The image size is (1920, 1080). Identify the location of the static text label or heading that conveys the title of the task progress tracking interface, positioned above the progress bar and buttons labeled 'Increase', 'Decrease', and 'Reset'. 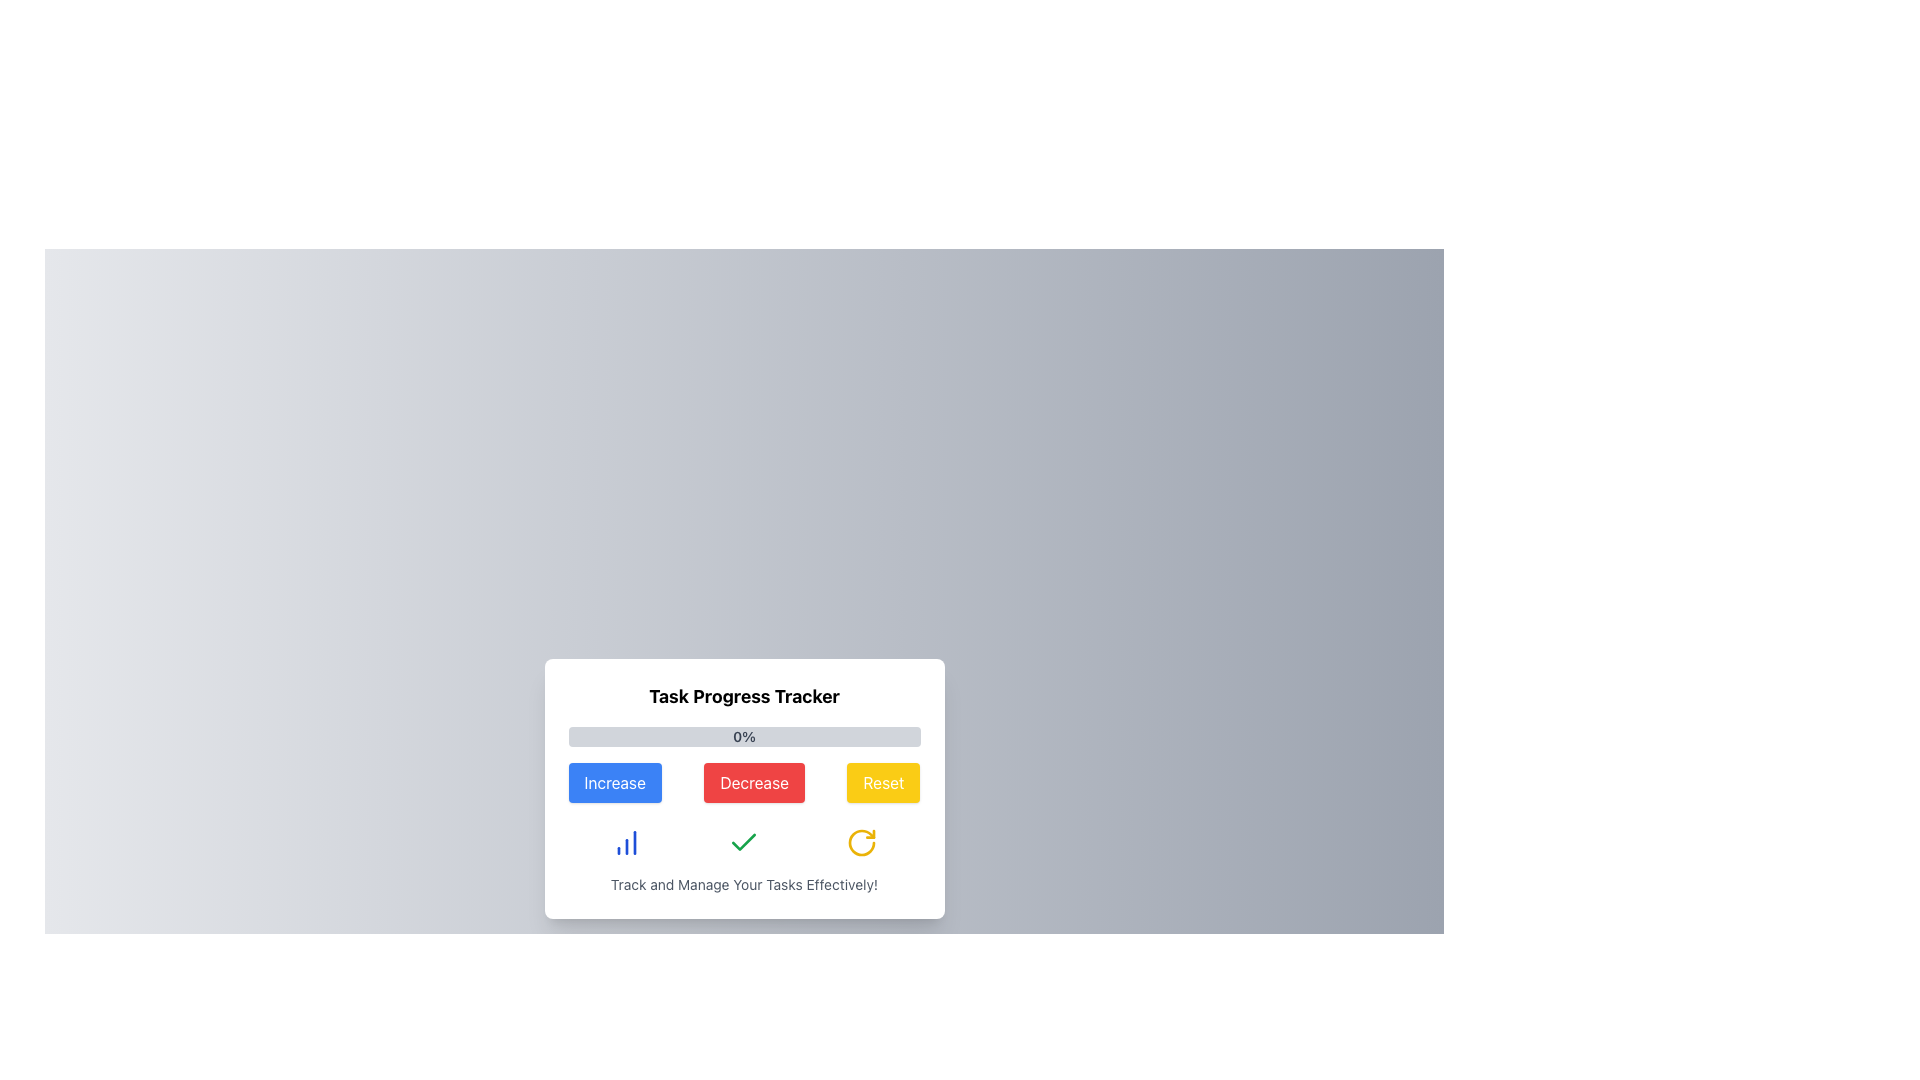
(743, 696).